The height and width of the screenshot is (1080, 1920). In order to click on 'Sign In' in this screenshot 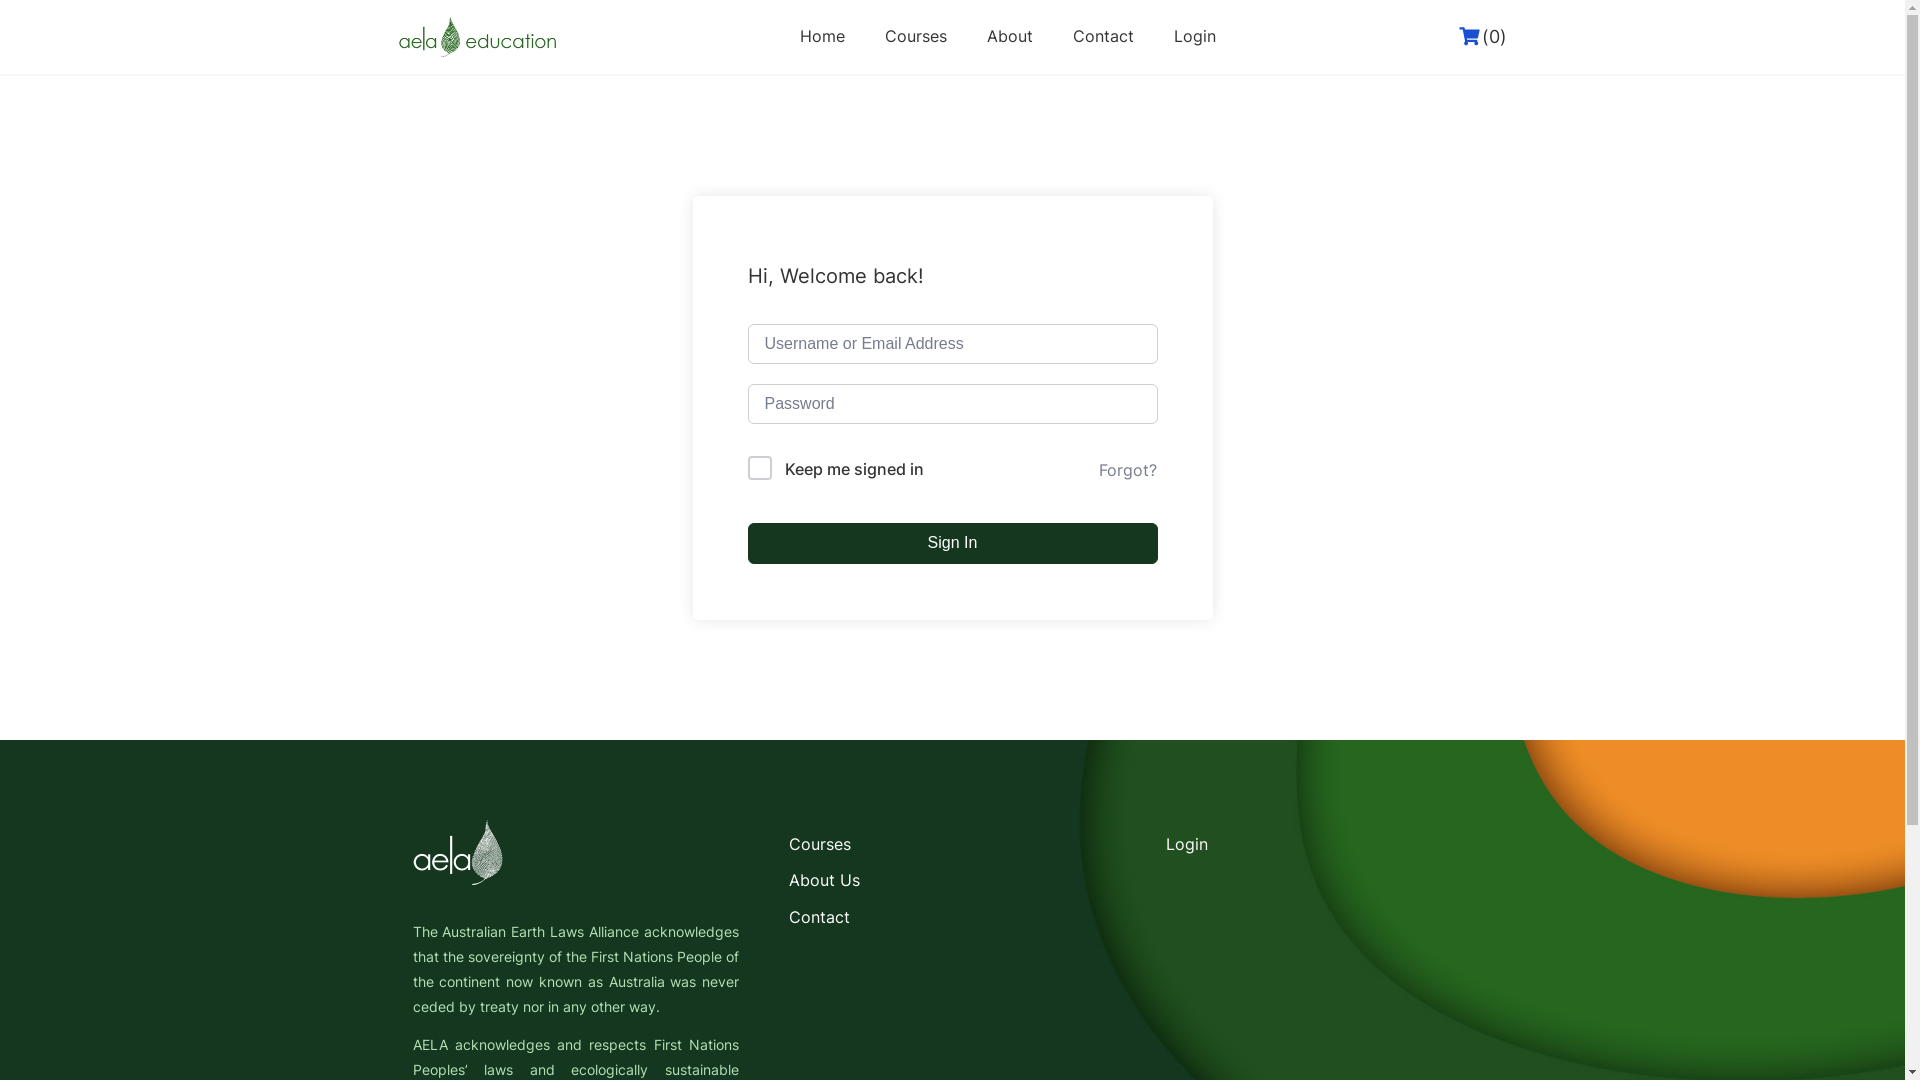, I will do `click(952, 543)`.